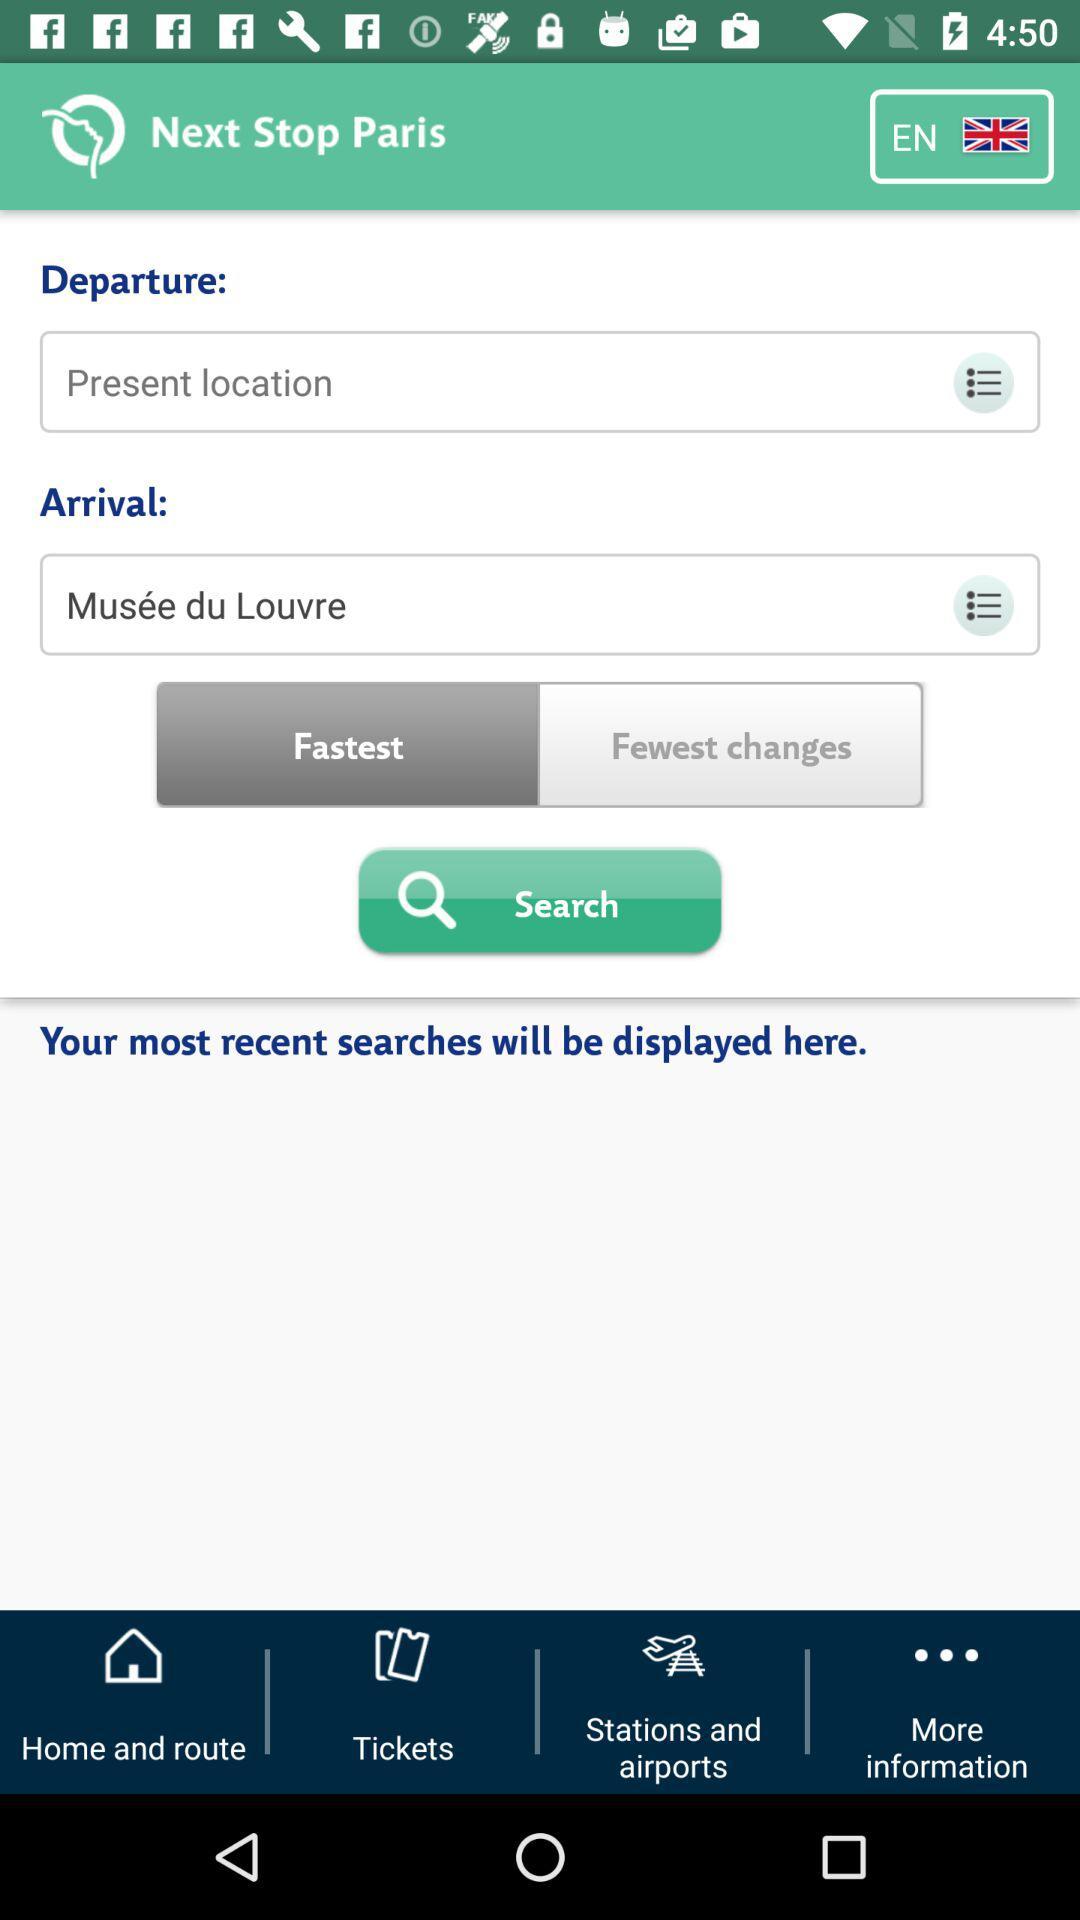 Image resolution: width=1080 pixels, height=1920 pixels. I want to click on the text field below departure, so click(540, 382).